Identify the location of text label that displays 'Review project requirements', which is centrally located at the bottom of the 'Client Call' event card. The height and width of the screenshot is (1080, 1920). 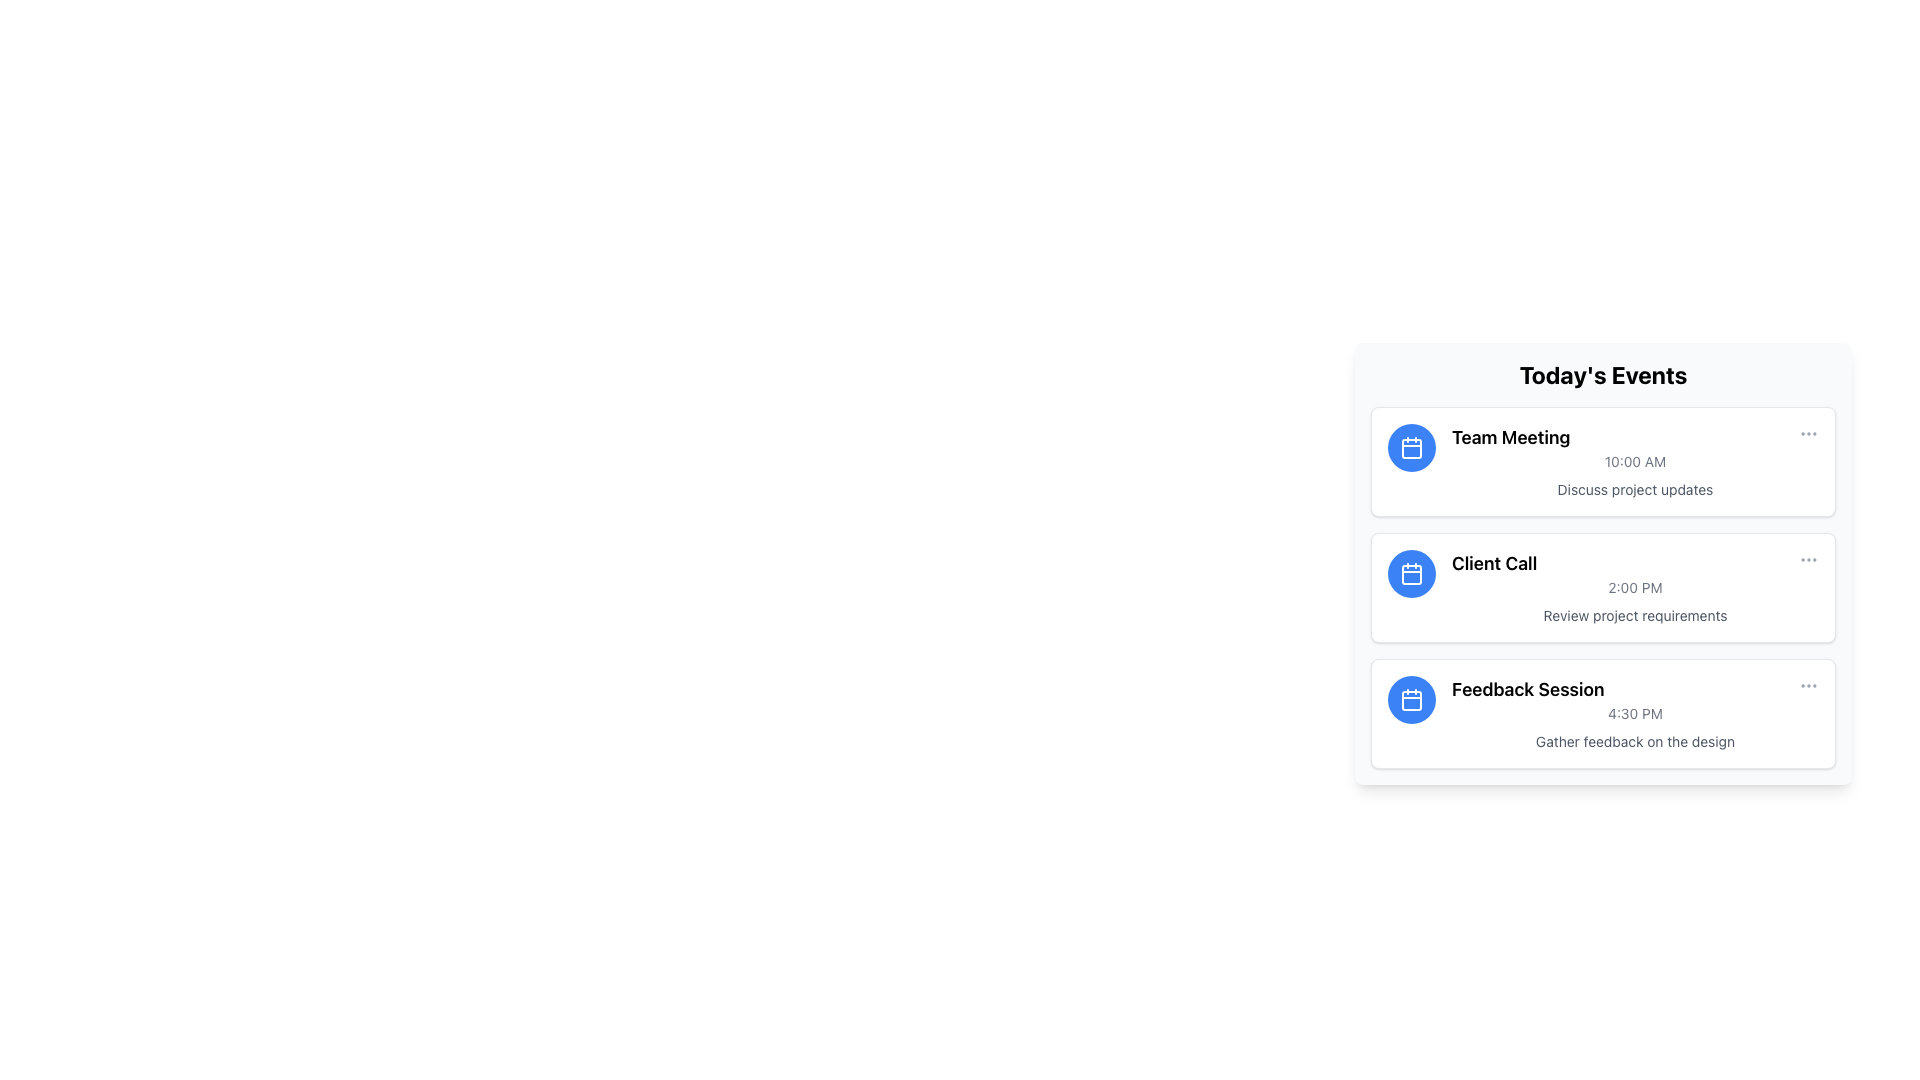
(1635, 615).